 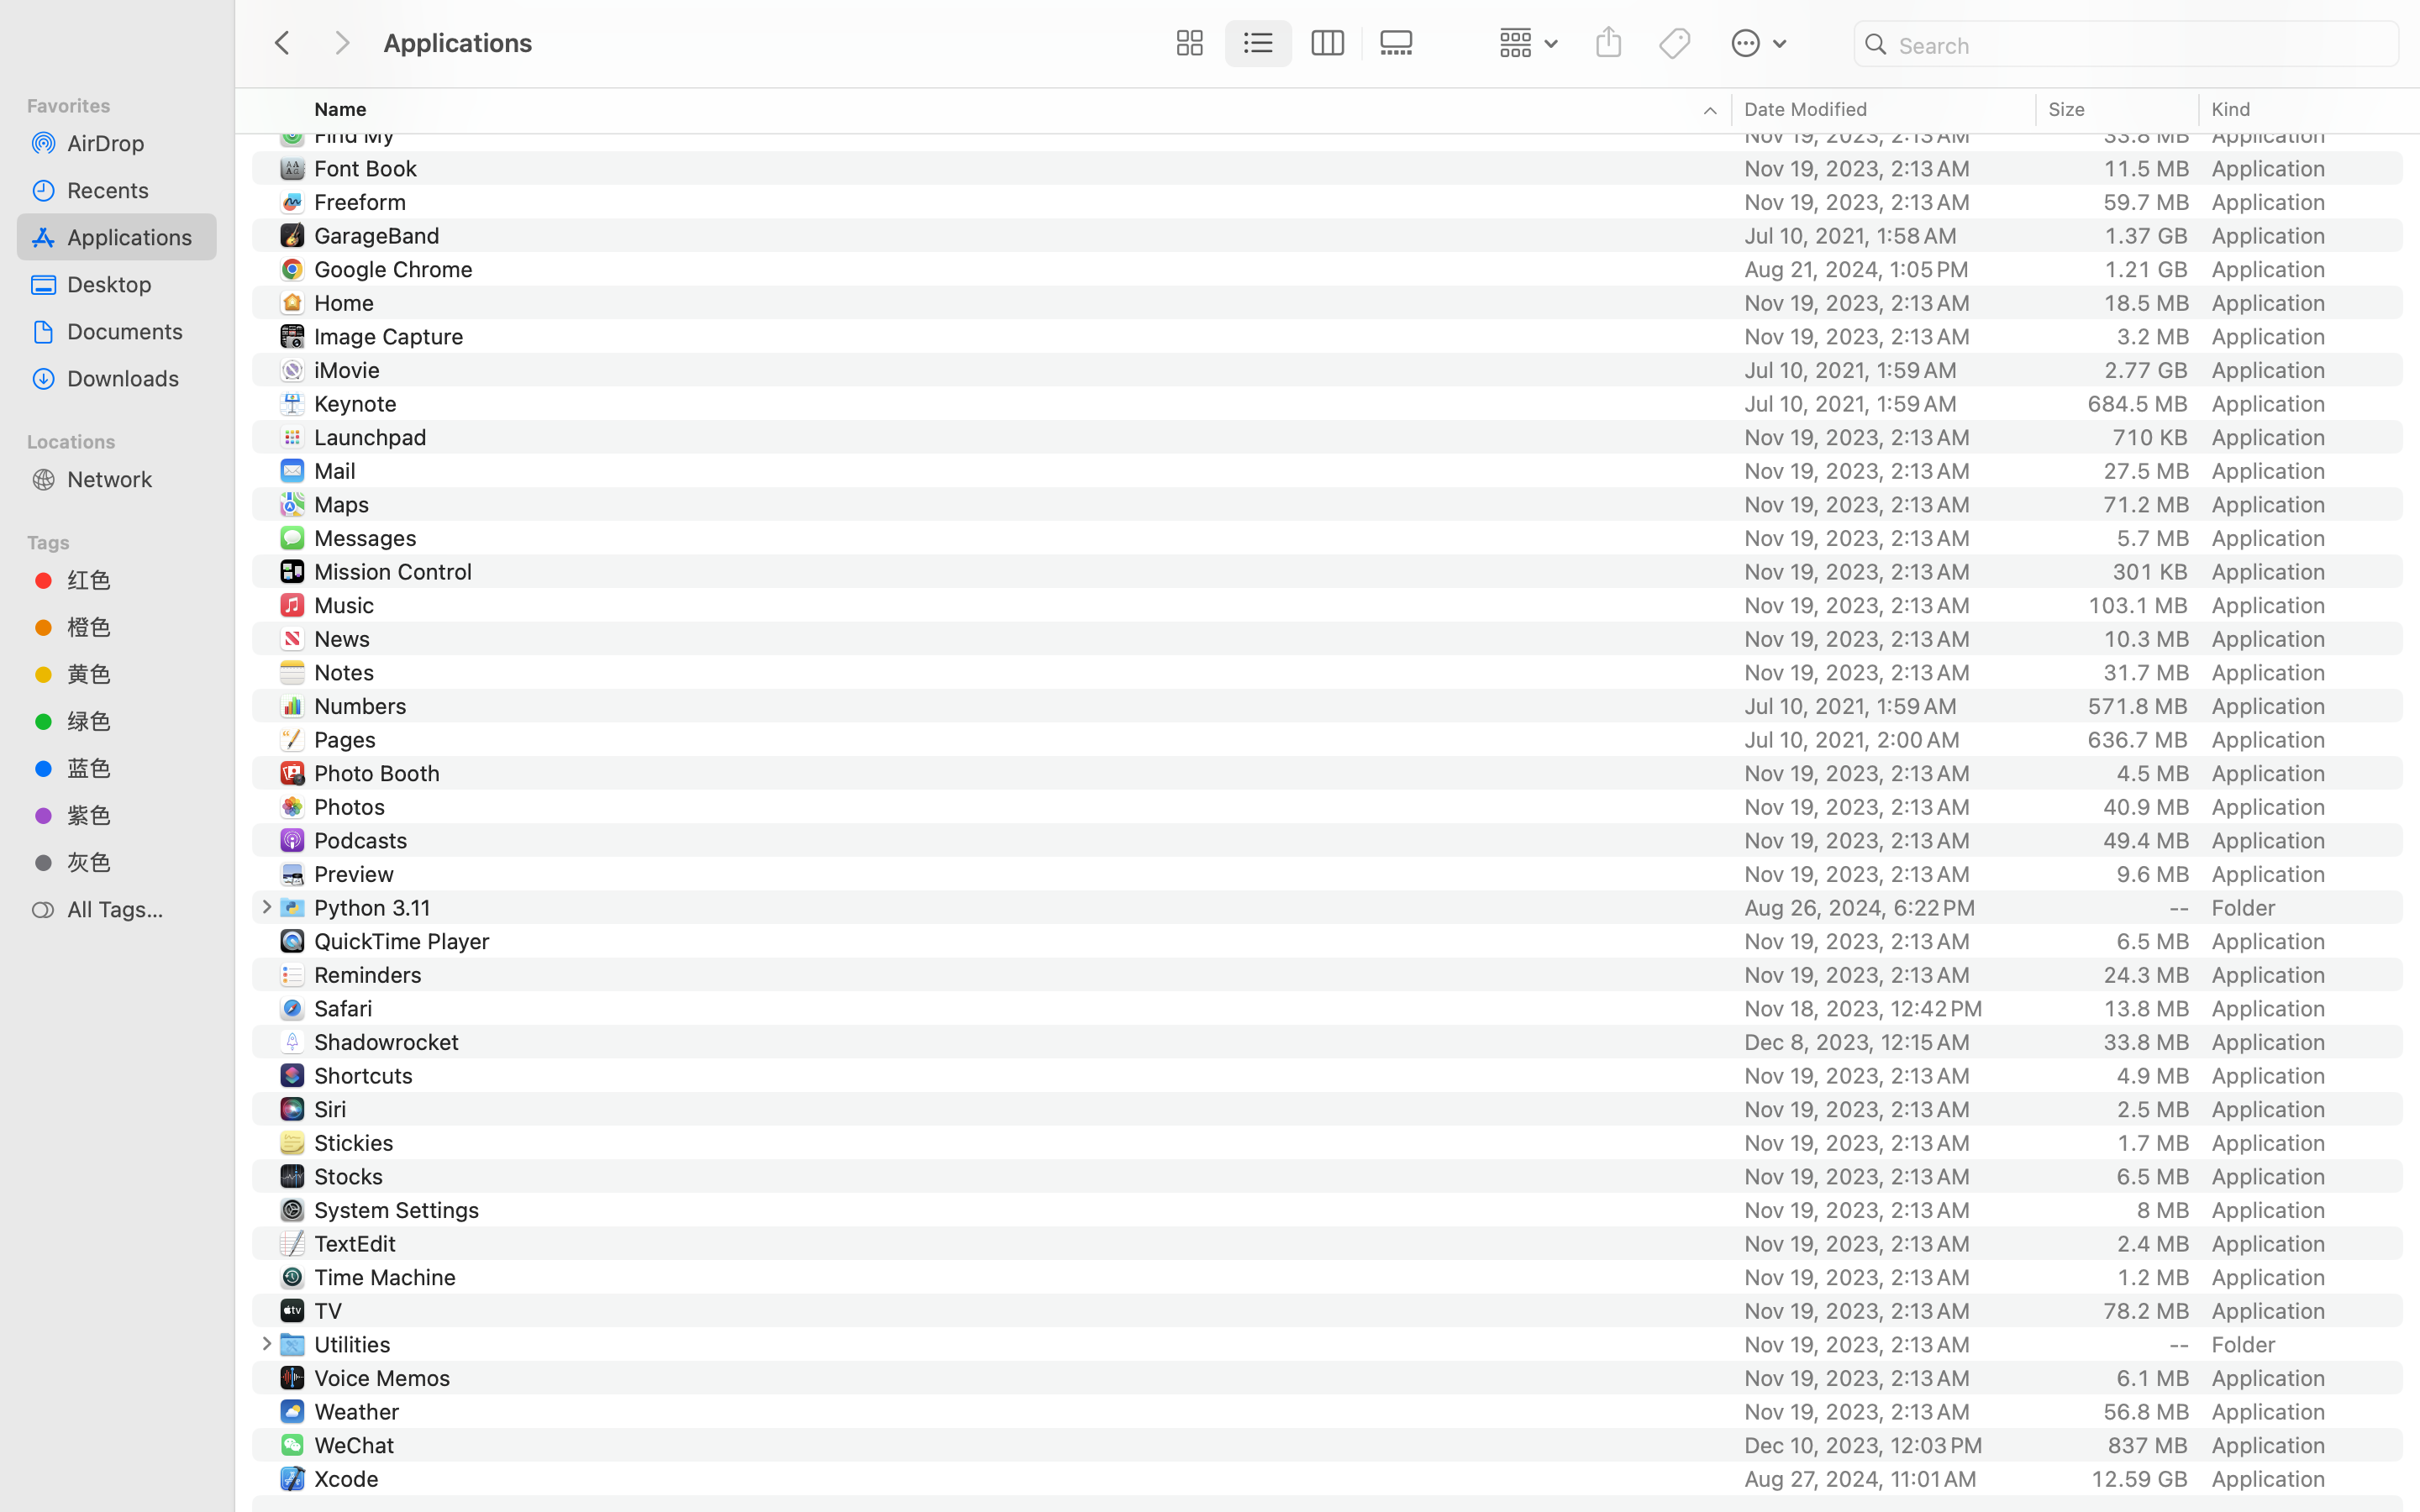 I want to click on 'Preview', so click(x=356, y=874).